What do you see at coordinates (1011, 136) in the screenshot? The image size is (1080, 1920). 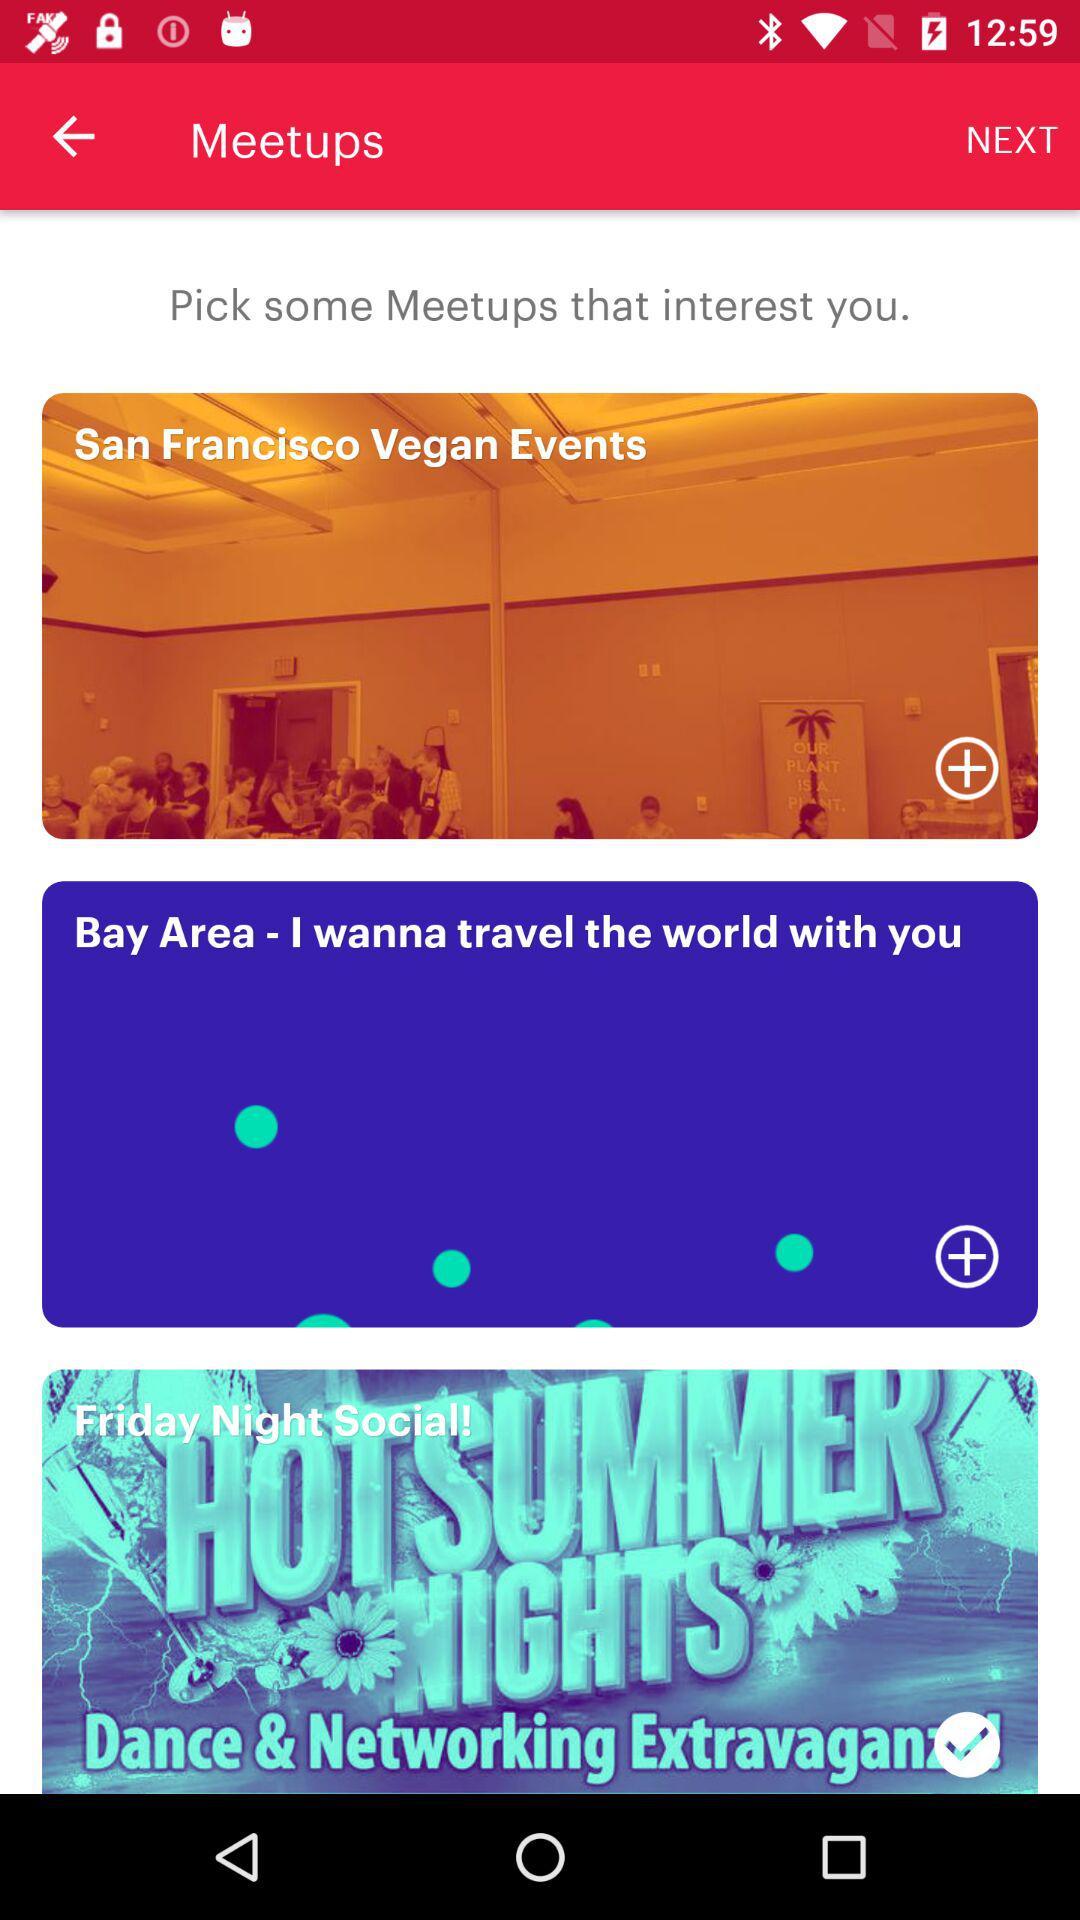 I see `next` at bounding box center [1011, 136].